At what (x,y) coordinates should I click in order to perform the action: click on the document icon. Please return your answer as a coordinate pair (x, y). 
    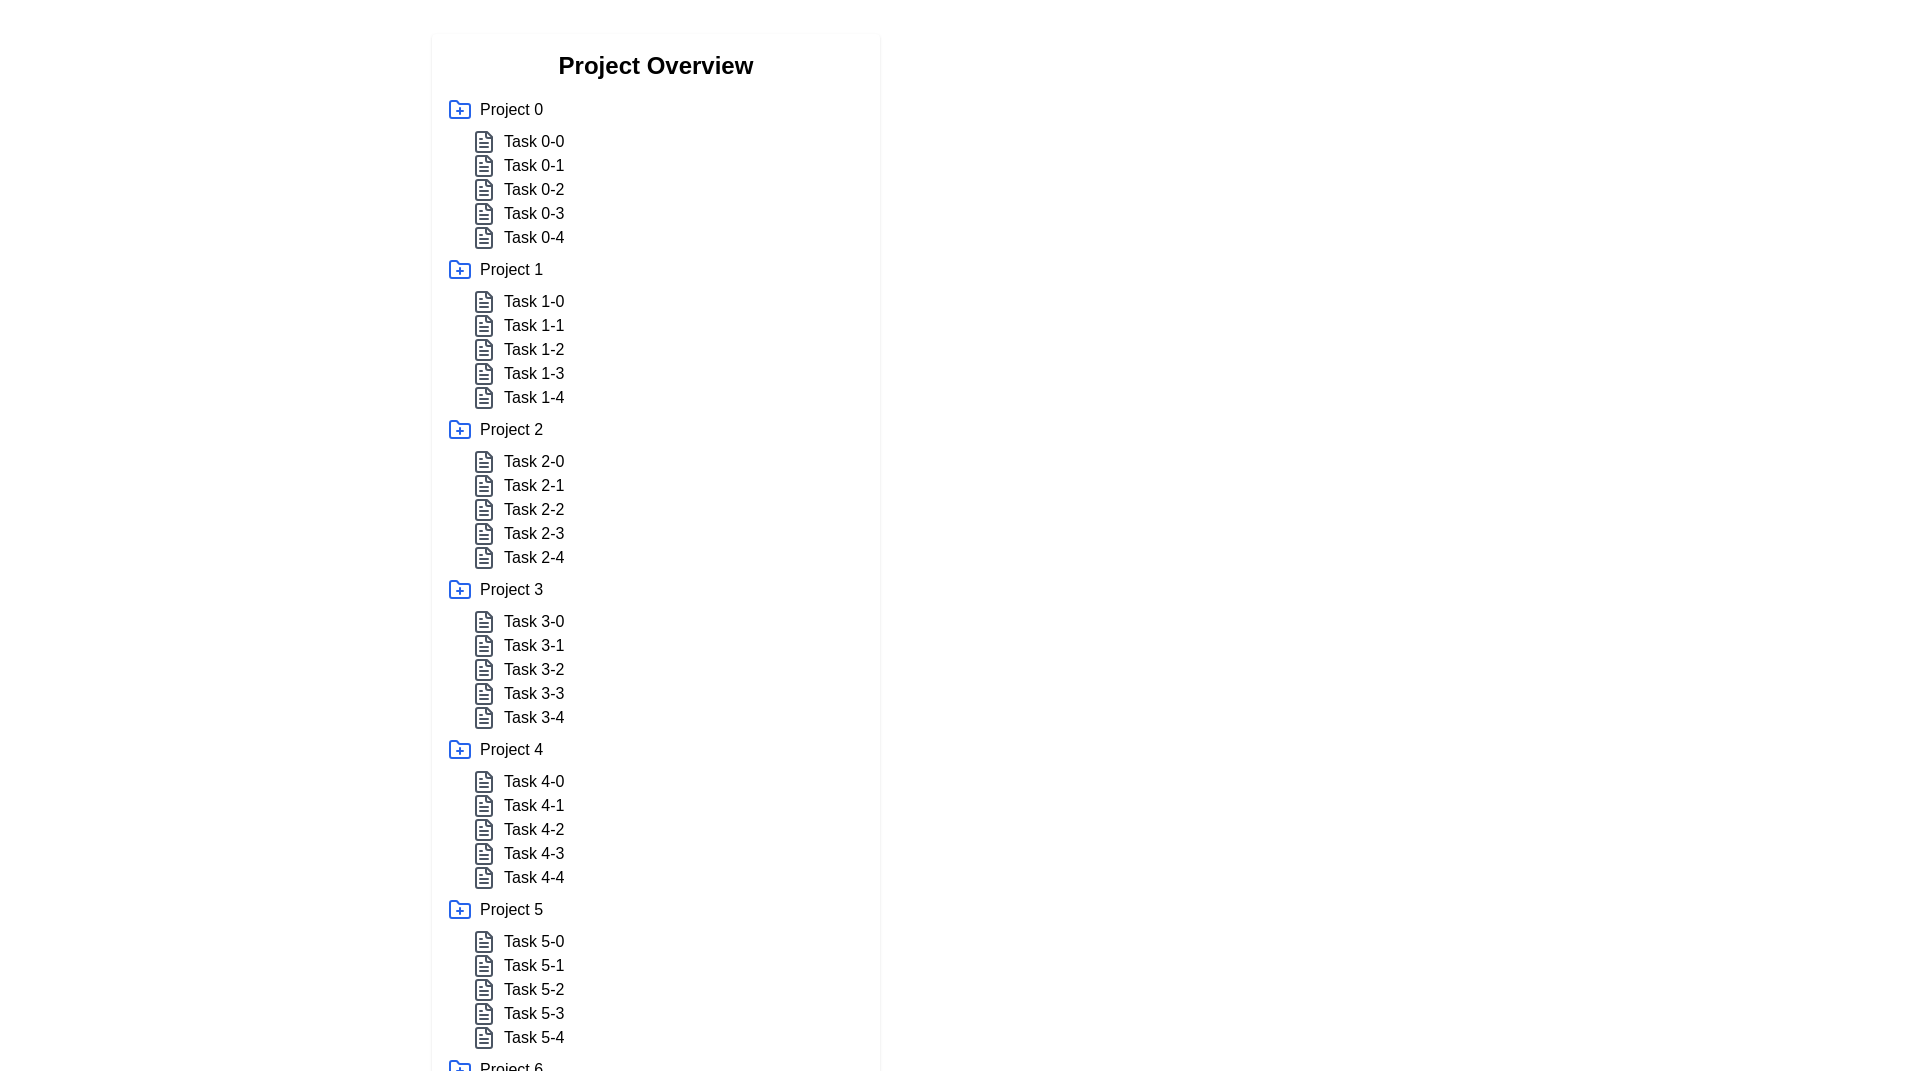
    Looking at the image, I should click on (484, 670).